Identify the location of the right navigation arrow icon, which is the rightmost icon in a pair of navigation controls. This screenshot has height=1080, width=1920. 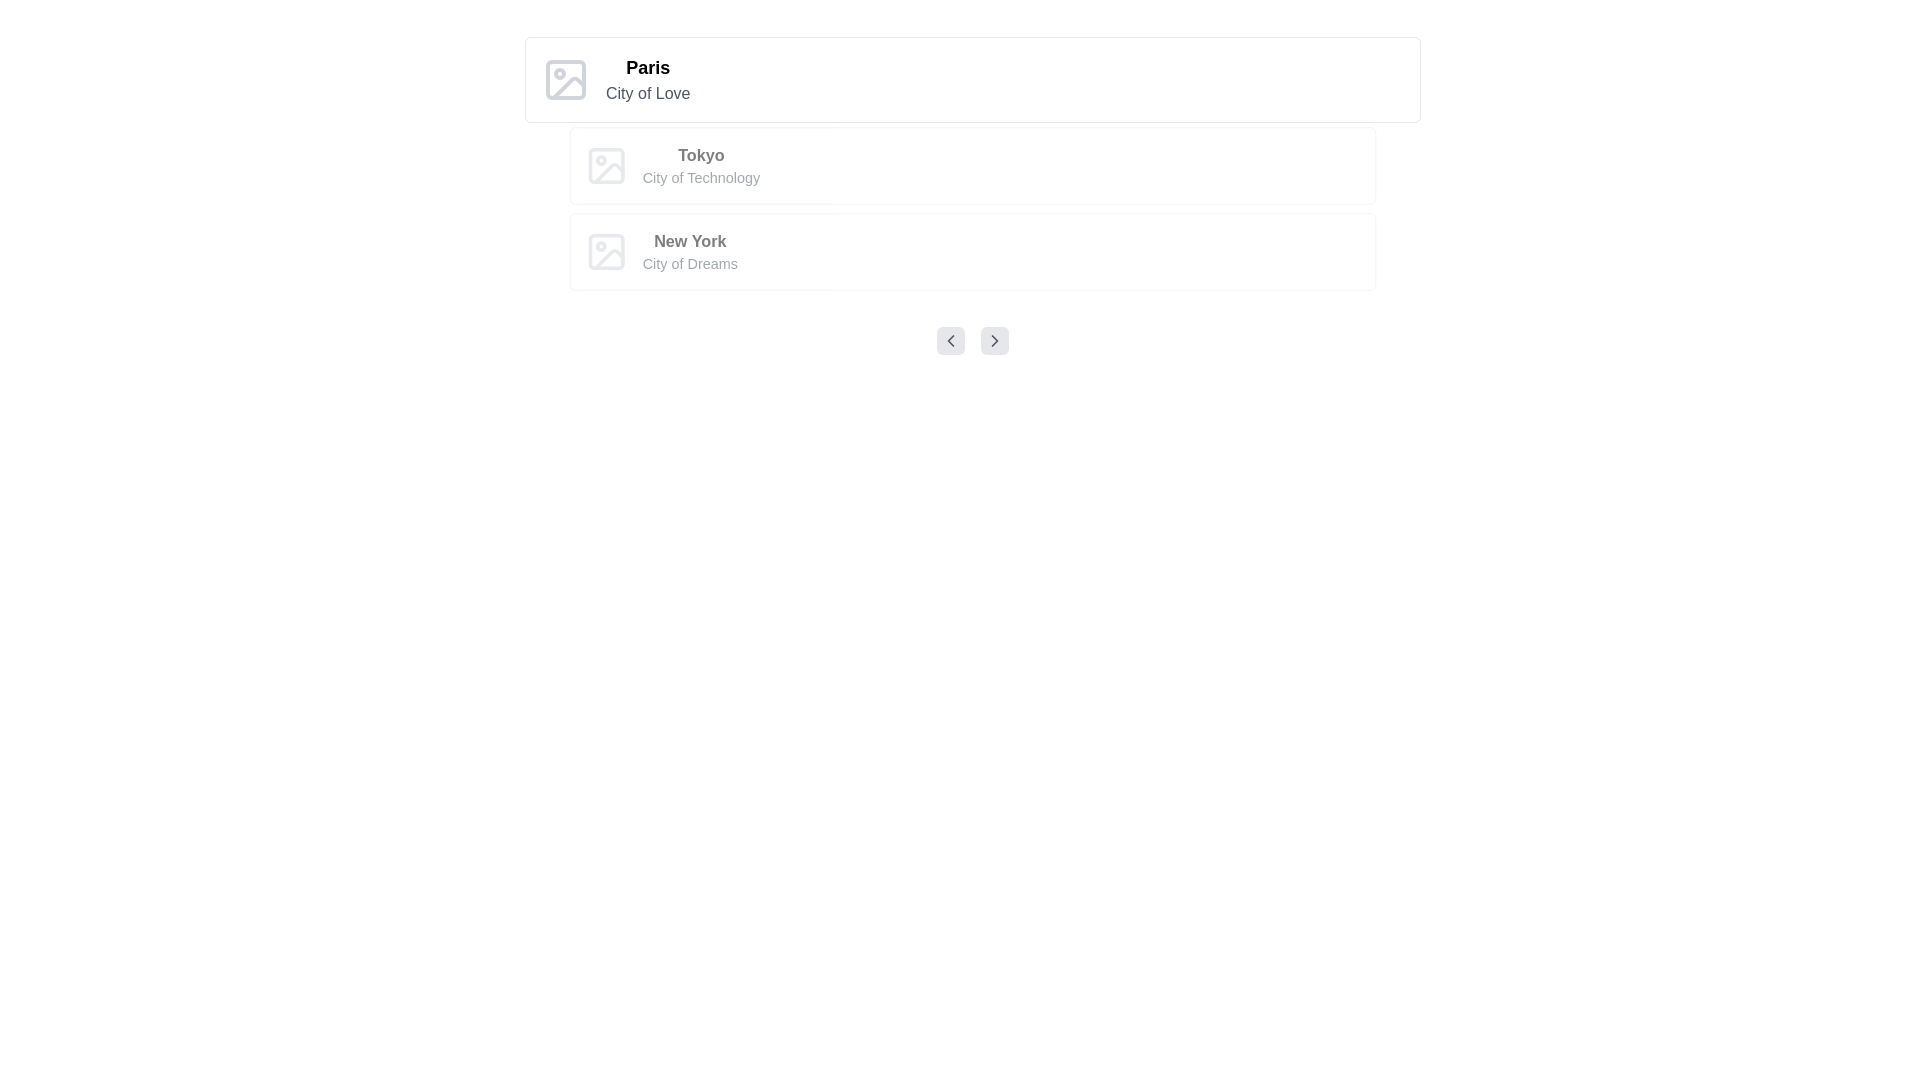
(994, 339).